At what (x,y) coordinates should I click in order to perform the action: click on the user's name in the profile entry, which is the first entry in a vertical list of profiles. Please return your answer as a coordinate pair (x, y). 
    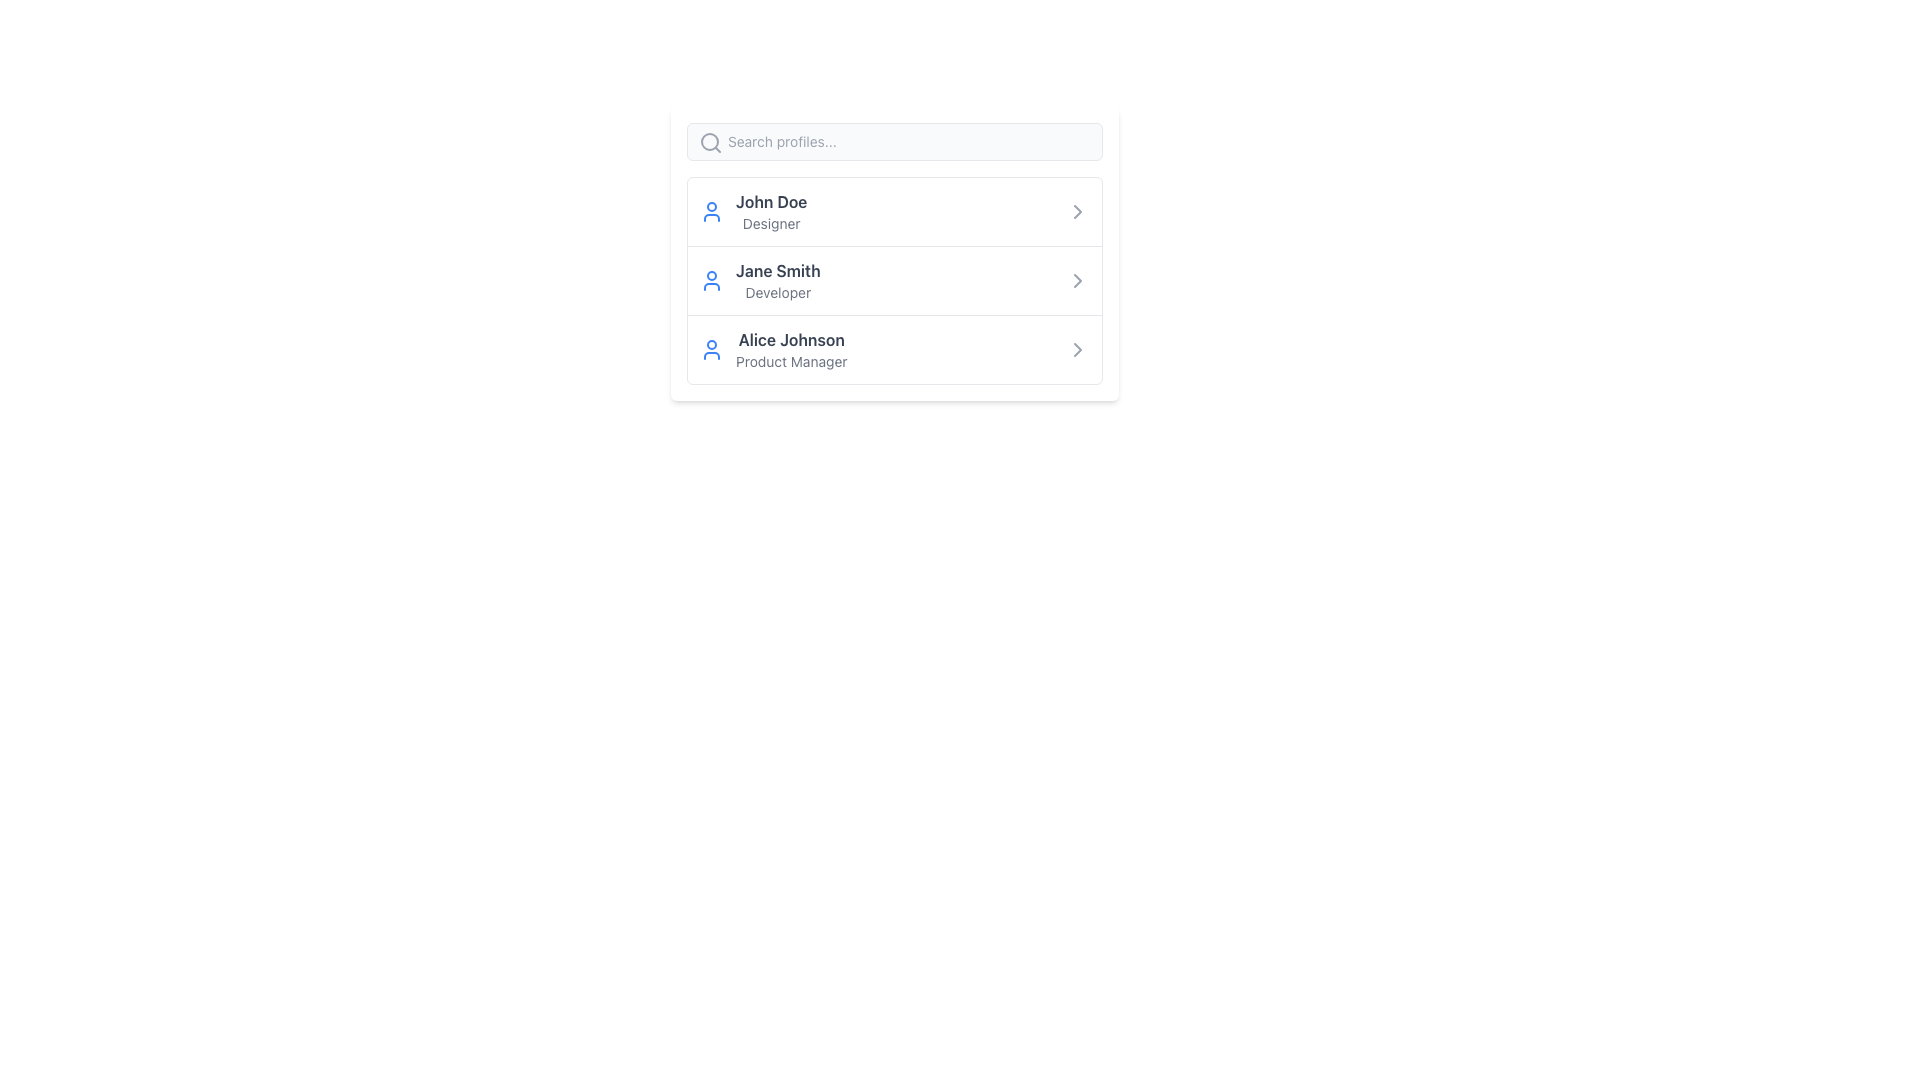
    Looking at the image, I should click on (752, 212).